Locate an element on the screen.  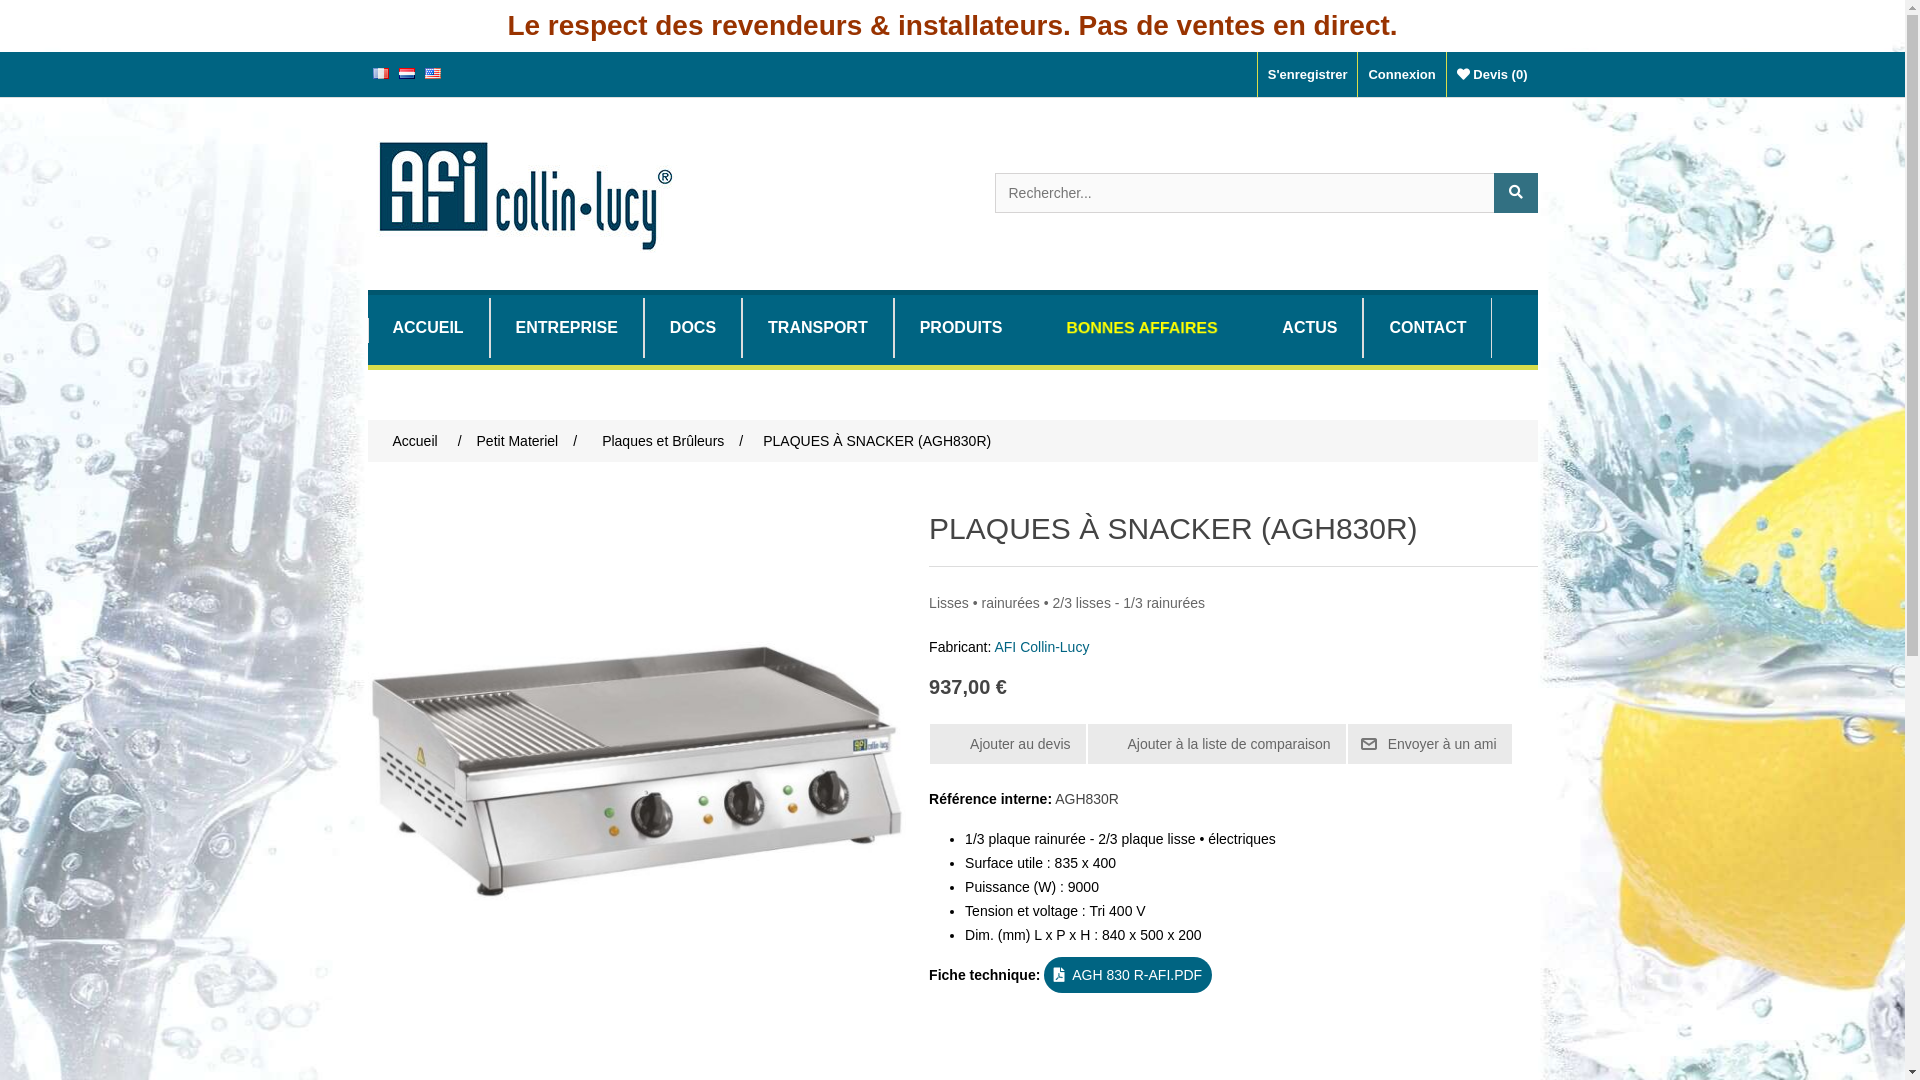
'AFI Collin-Lucy' is located at coordinates (1040, 647).